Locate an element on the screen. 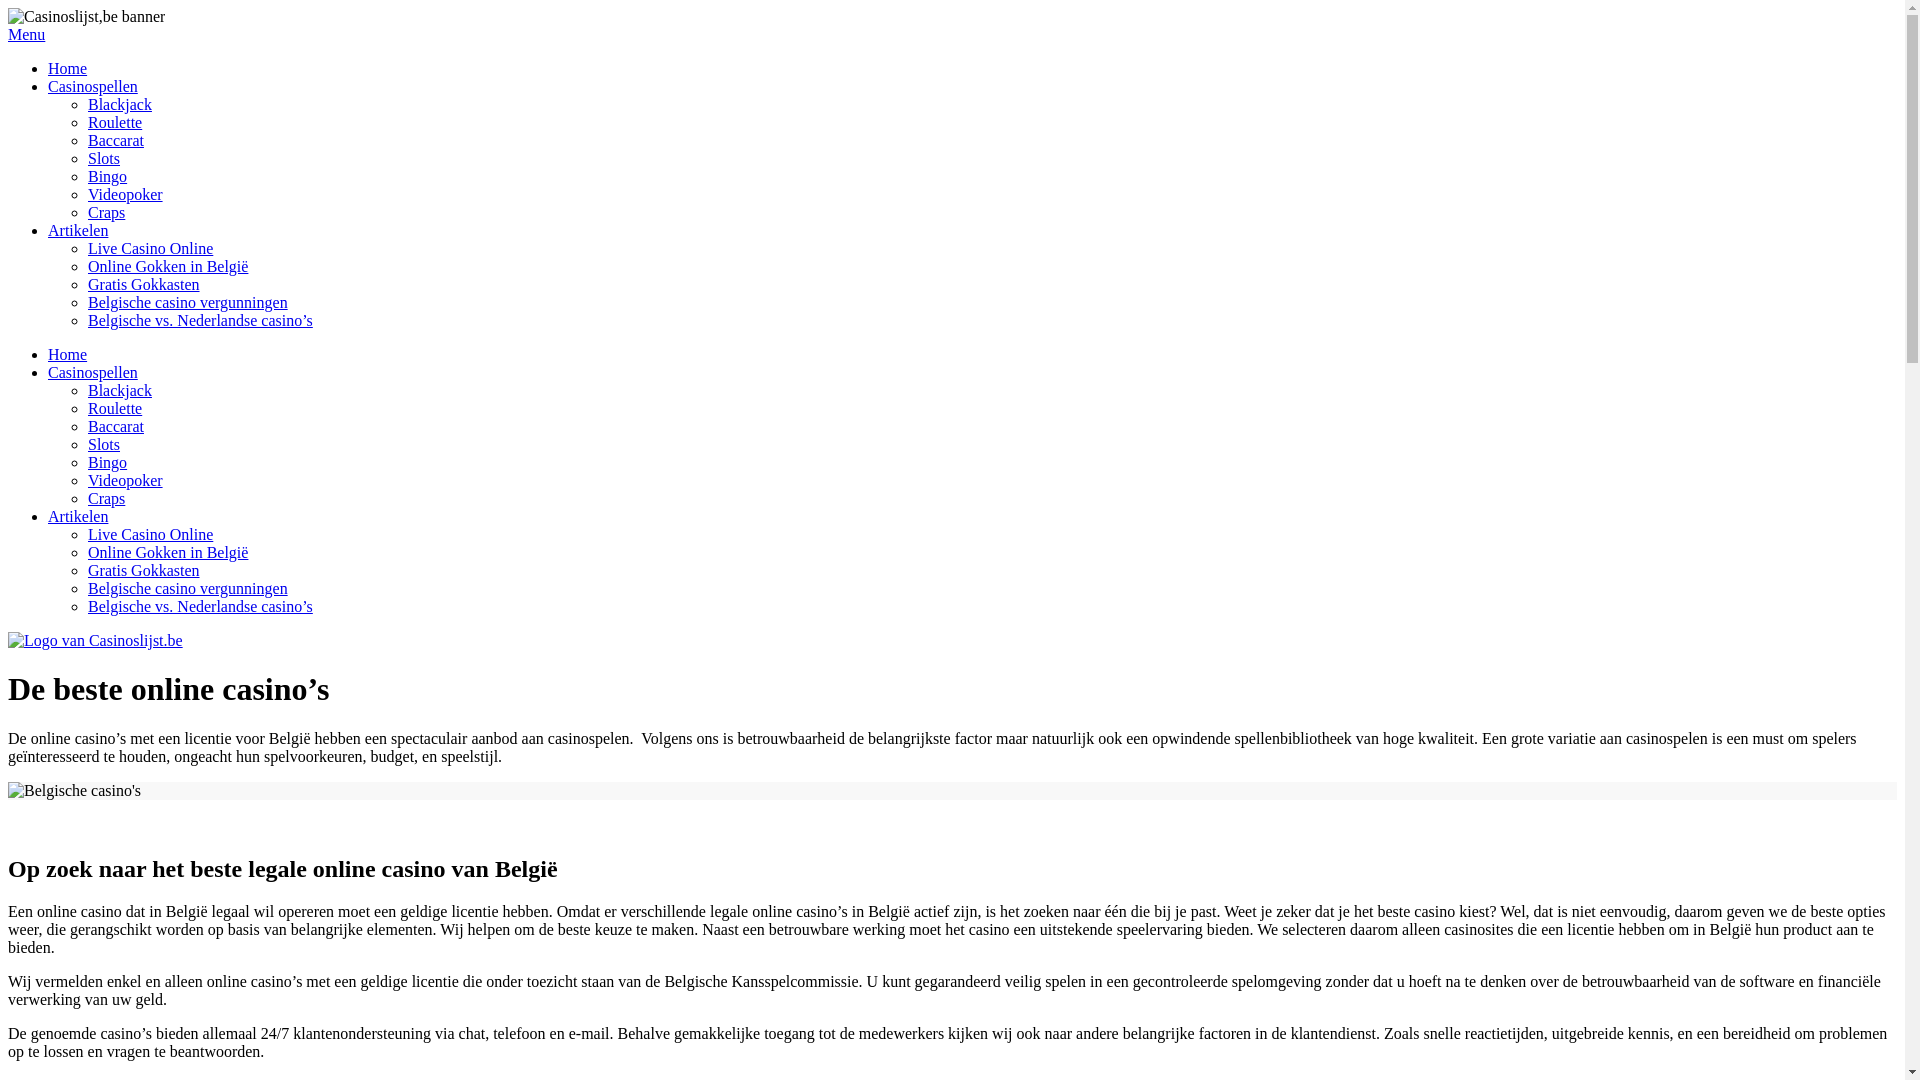  'Videopoker' is located at coordinates (124, 194).